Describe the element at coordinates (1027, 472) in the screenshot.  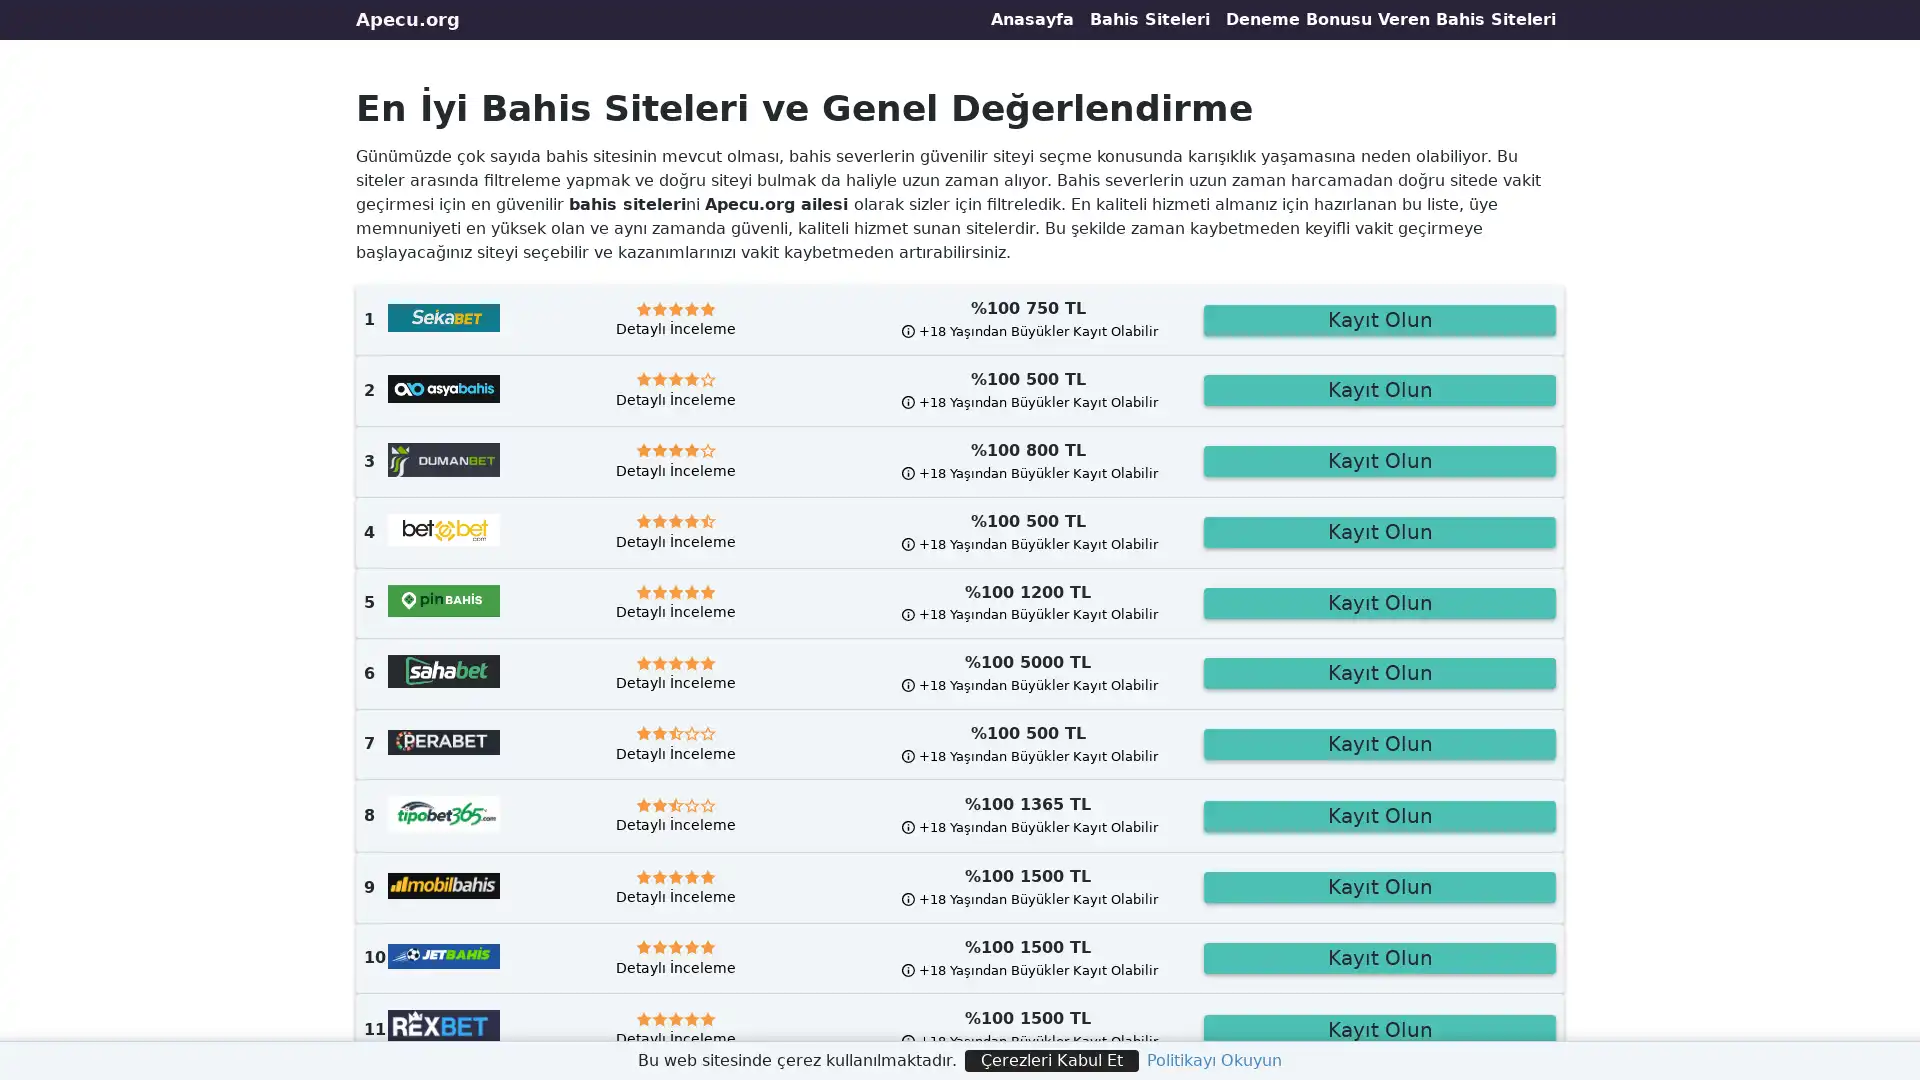
I see `Load terms and conditions` at that location.